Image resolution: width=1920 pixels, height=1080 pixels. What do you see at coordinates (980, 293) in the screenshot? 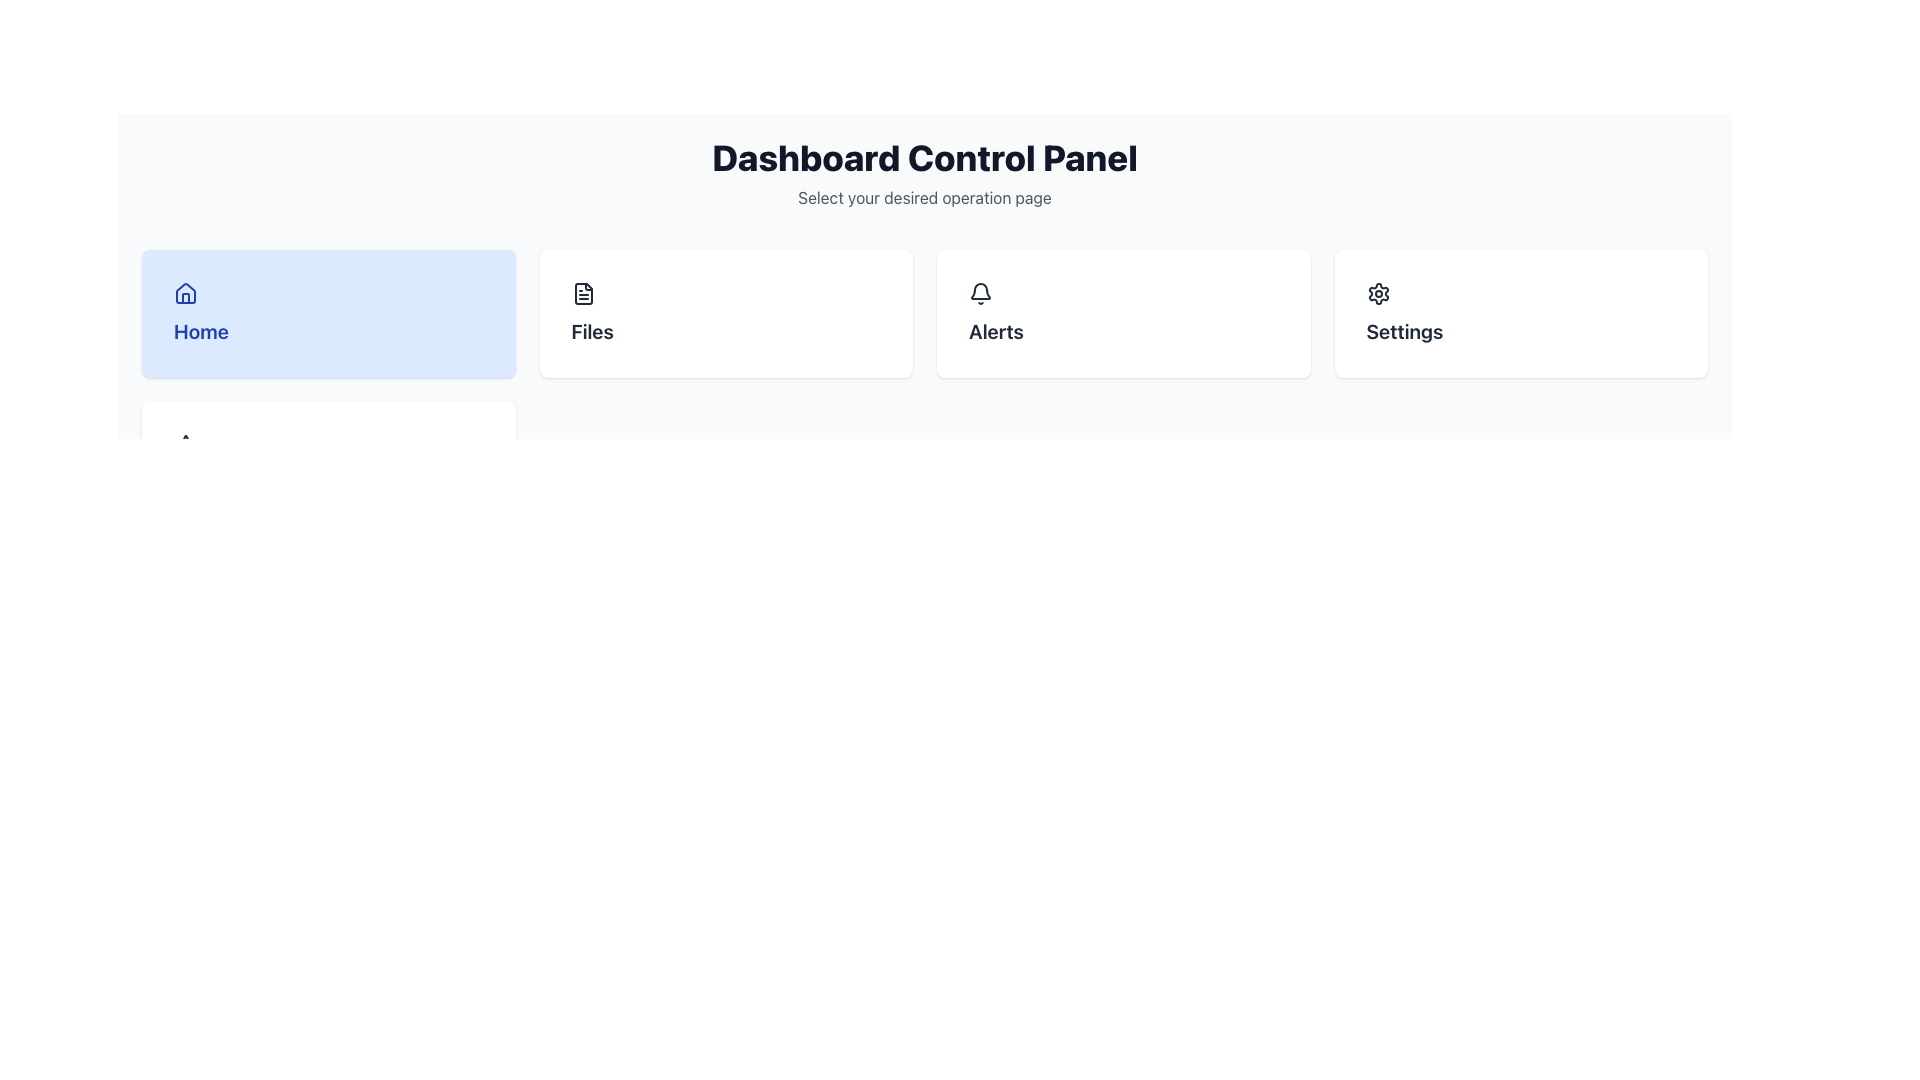
I see `the notification icon located in the 'Alerts' section, which is centrally aligned between the 'Files' and 'Settings' sections` at bounding box center [980, 293].